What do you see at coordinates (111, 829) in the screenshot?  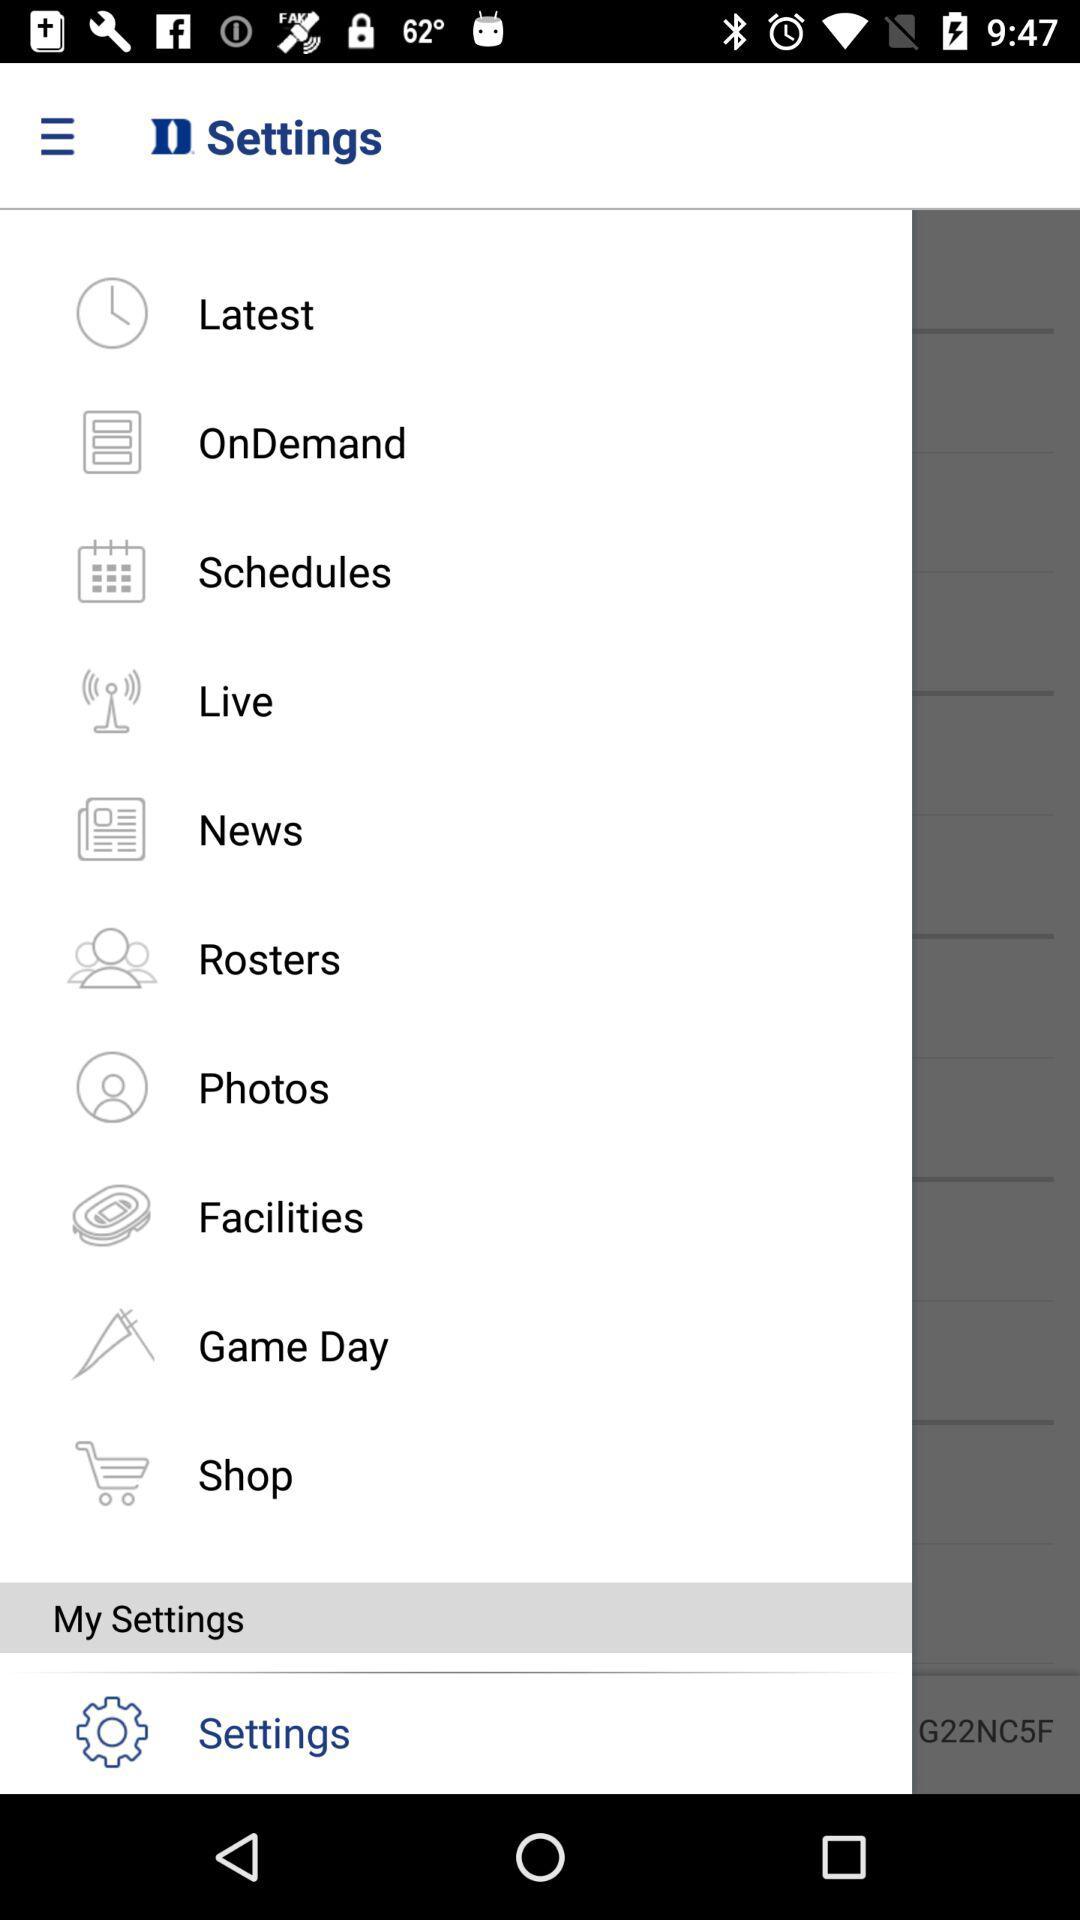 I see `left of news` at bounding box center [111, 829].